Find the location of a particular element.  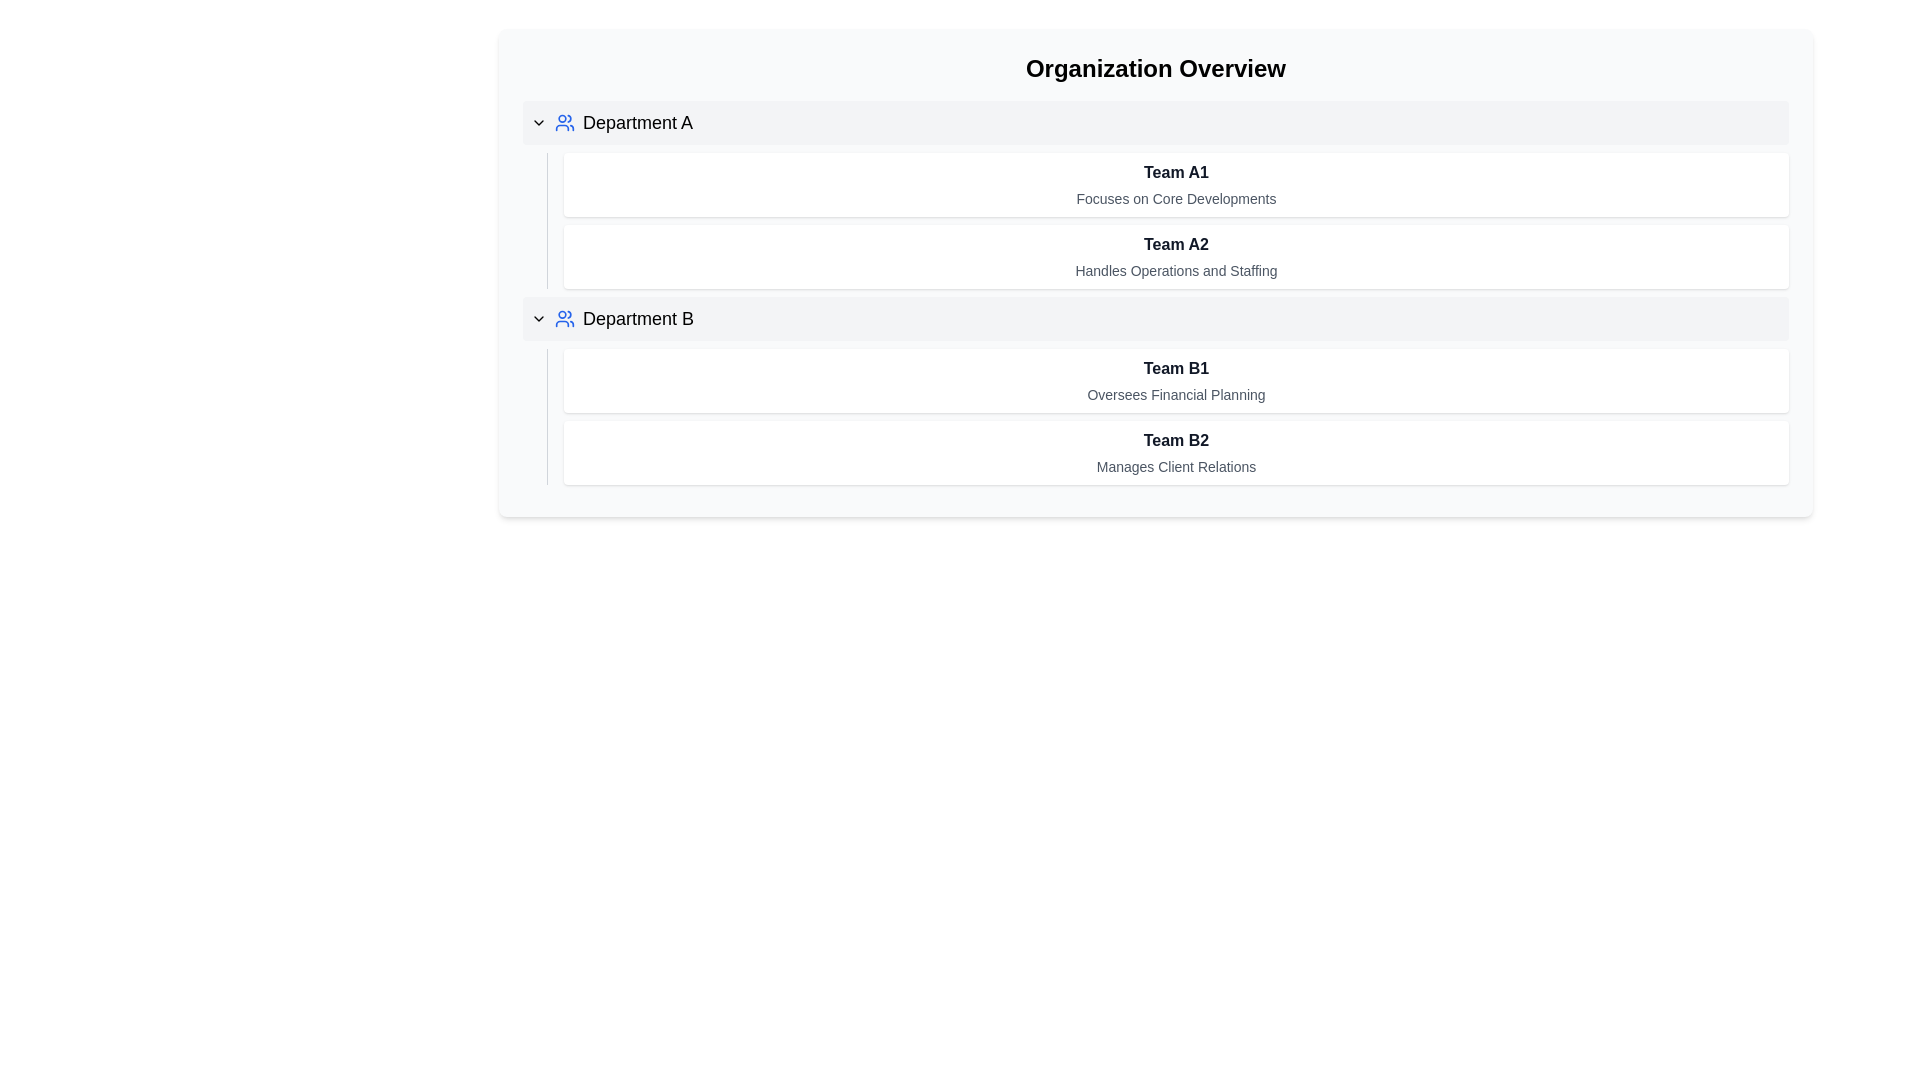

the non-interactive text label that provides information related to 'Team B2', positioned below 'Department B' is located at coordinates (1176, 466).